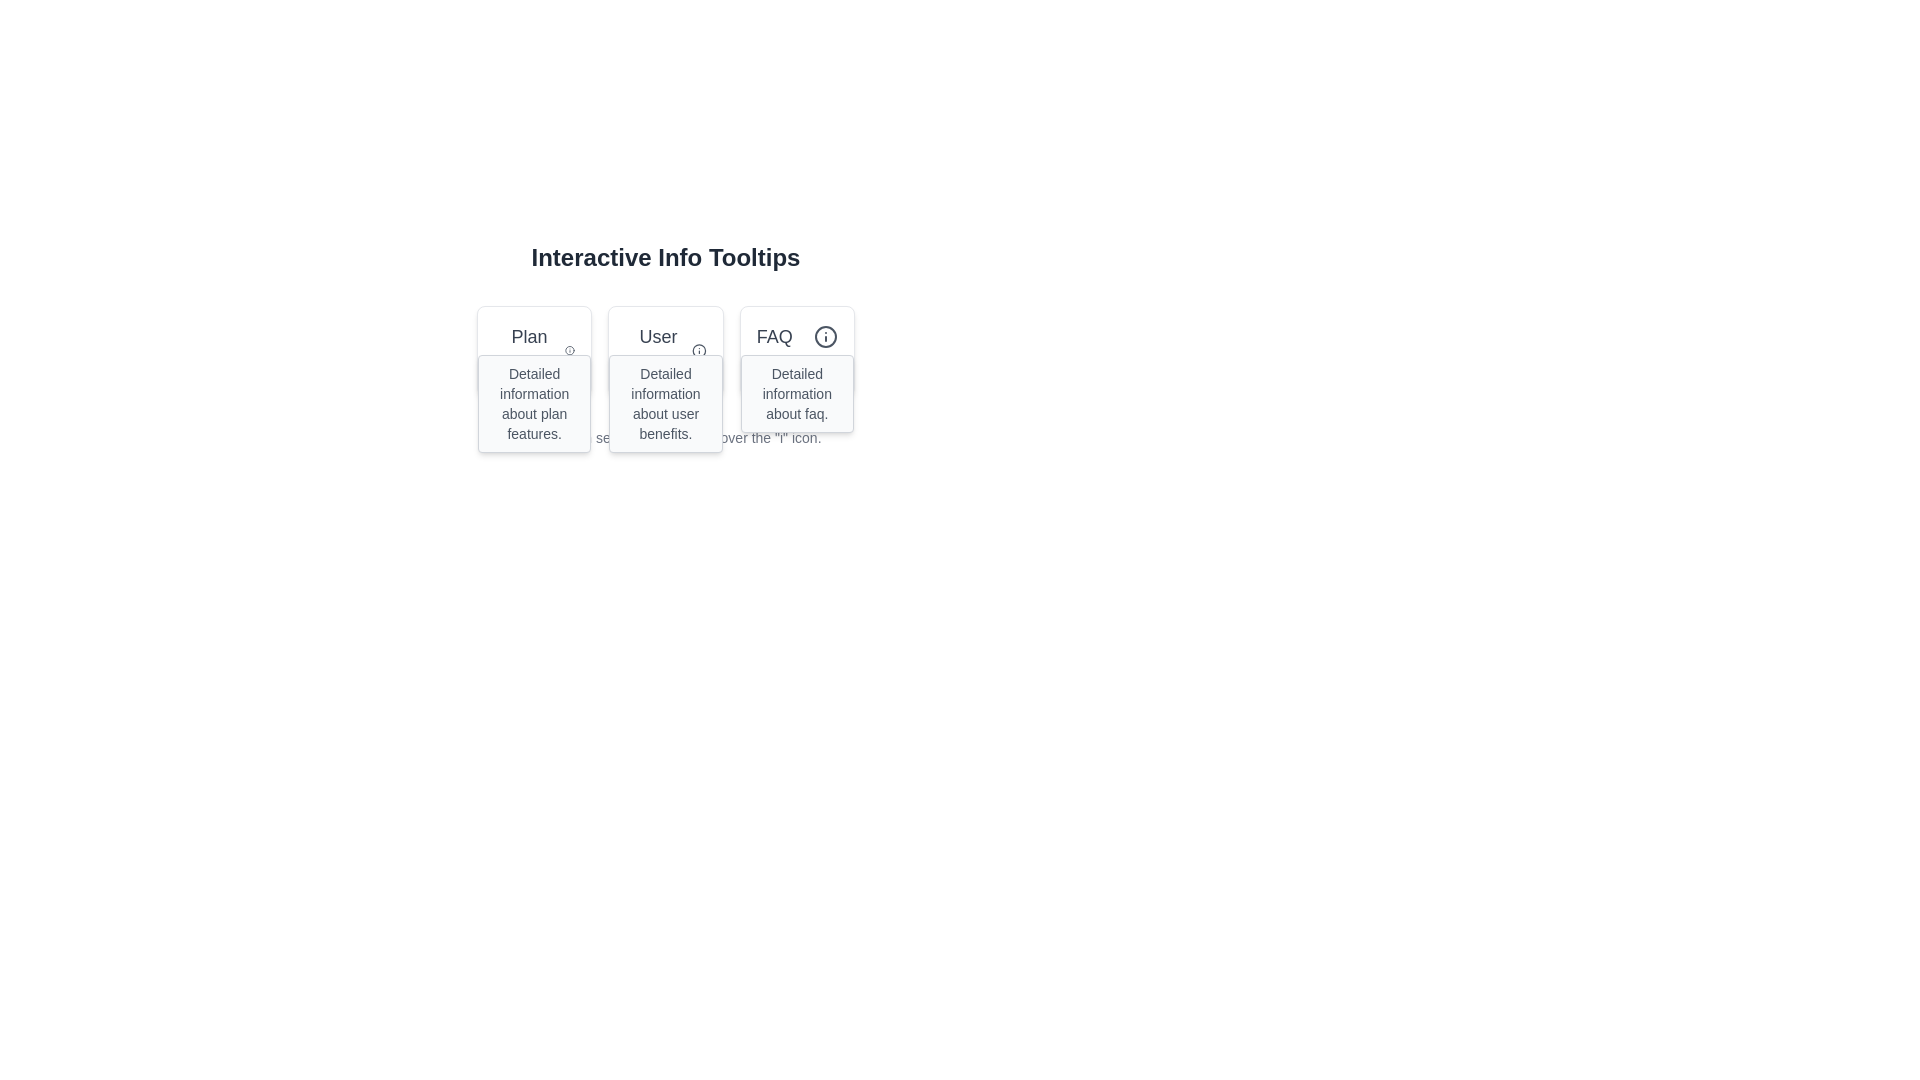 This screenshot has height=1080, width=1920. I want to click on the information icon next to the 'User Benefits' text label, so click(666, 350).